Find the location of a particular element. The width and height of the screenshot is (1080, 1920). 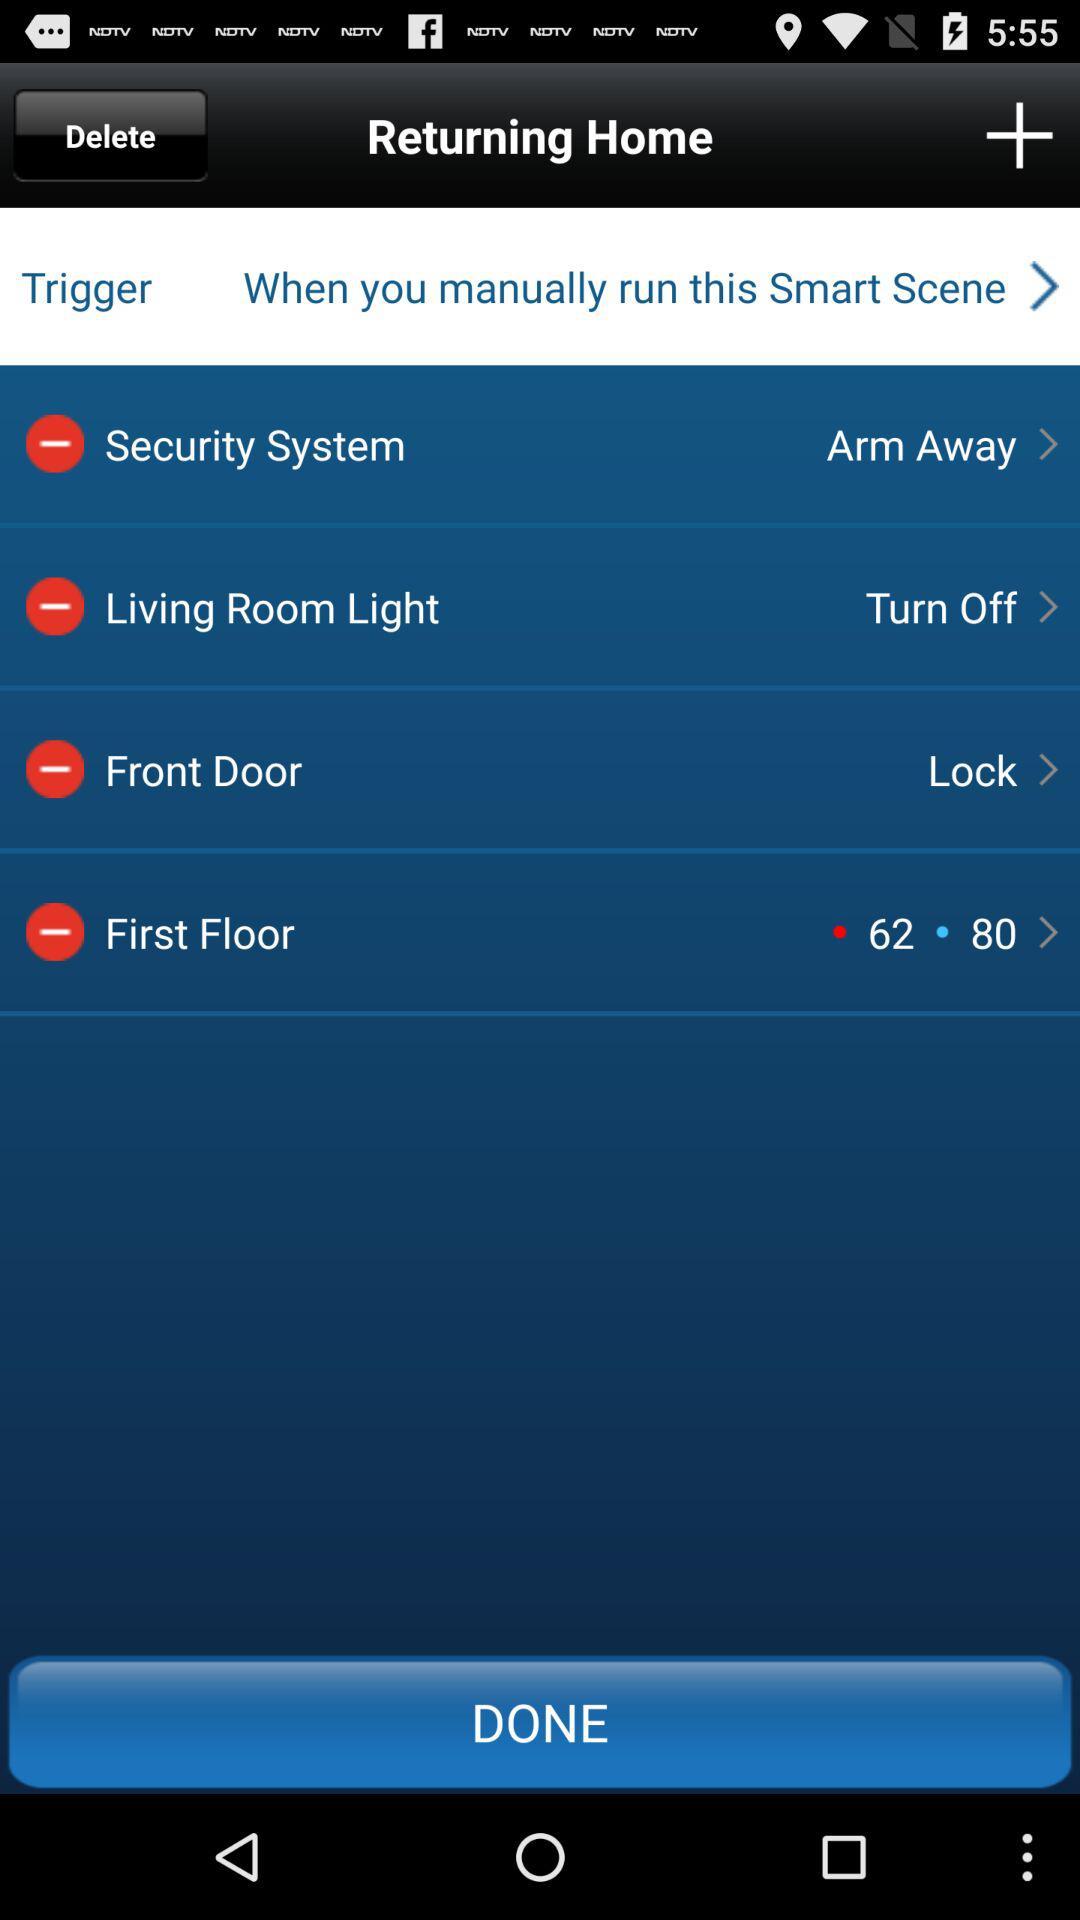

remove trigger is located at coordinates (54, 768).